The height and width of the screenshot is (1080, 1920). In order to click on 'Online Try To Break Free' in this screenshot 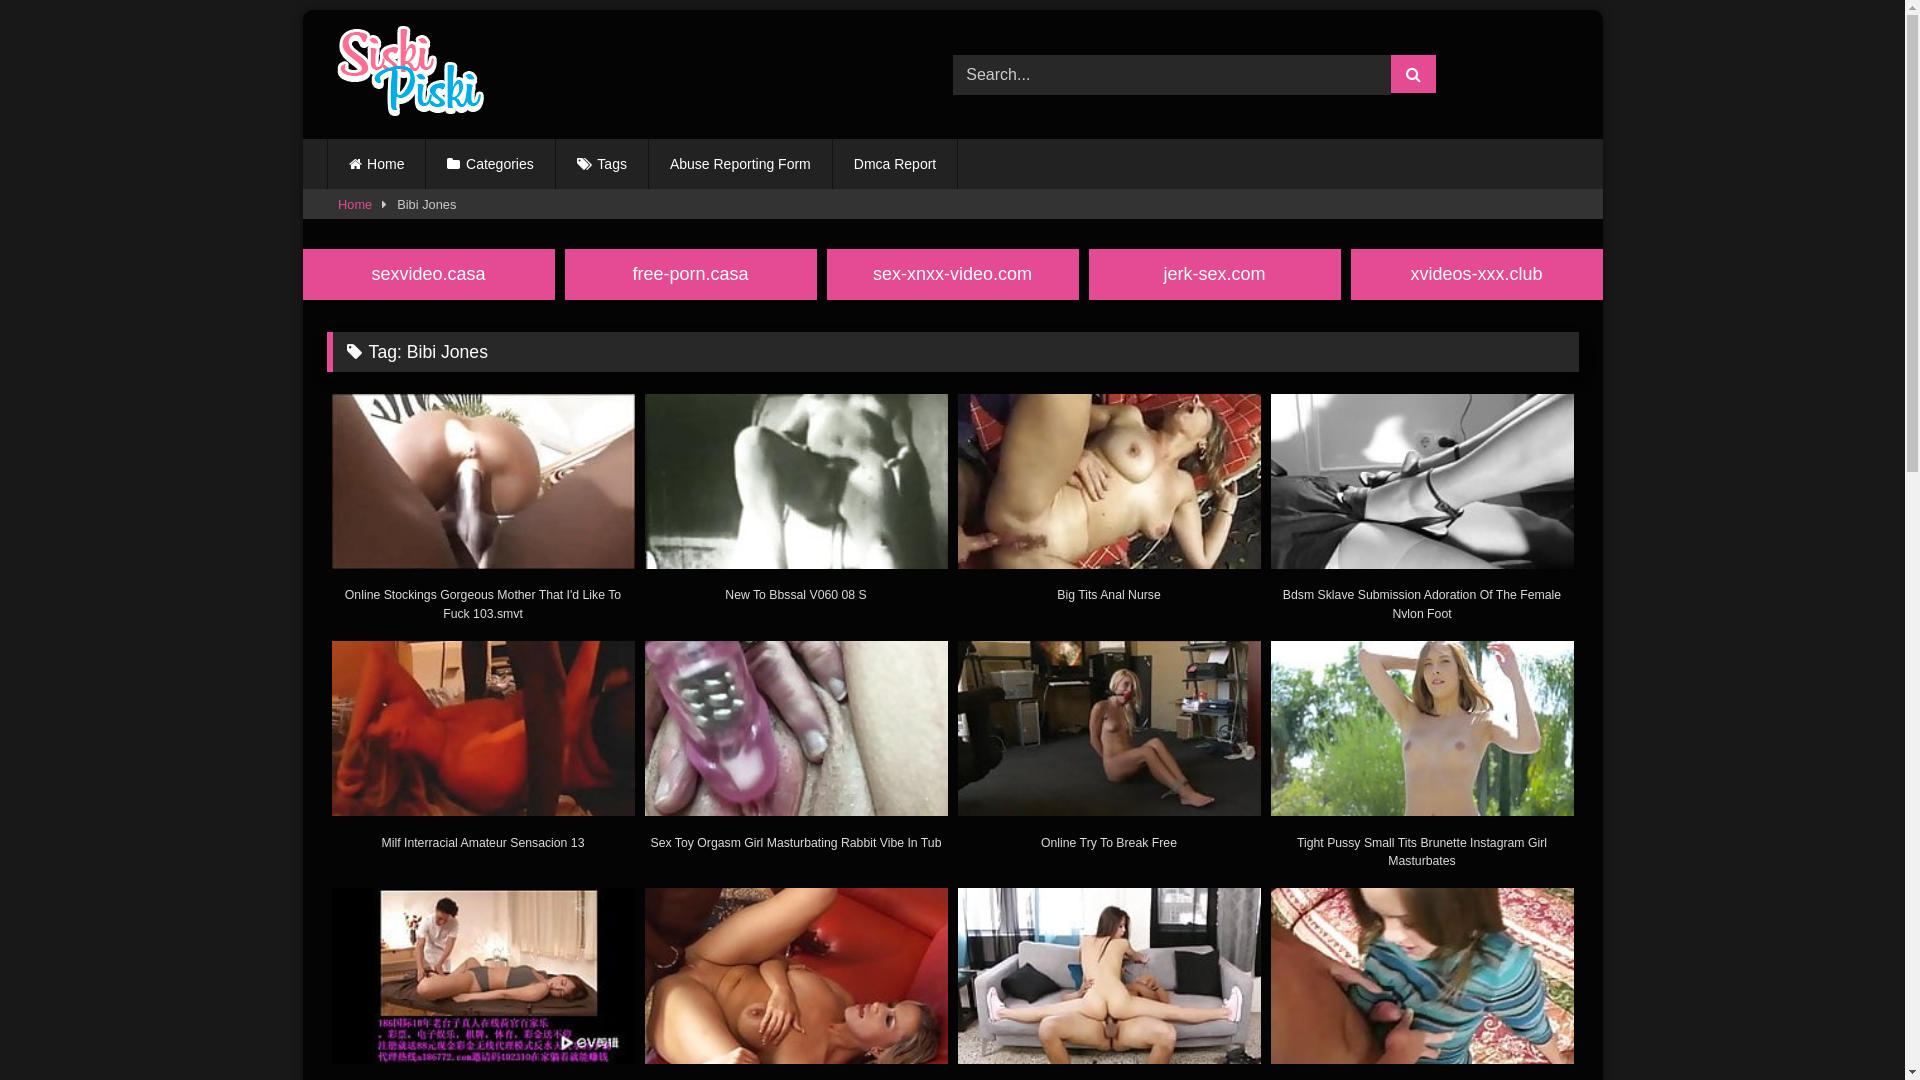, I will do `click(1108, 753)`.